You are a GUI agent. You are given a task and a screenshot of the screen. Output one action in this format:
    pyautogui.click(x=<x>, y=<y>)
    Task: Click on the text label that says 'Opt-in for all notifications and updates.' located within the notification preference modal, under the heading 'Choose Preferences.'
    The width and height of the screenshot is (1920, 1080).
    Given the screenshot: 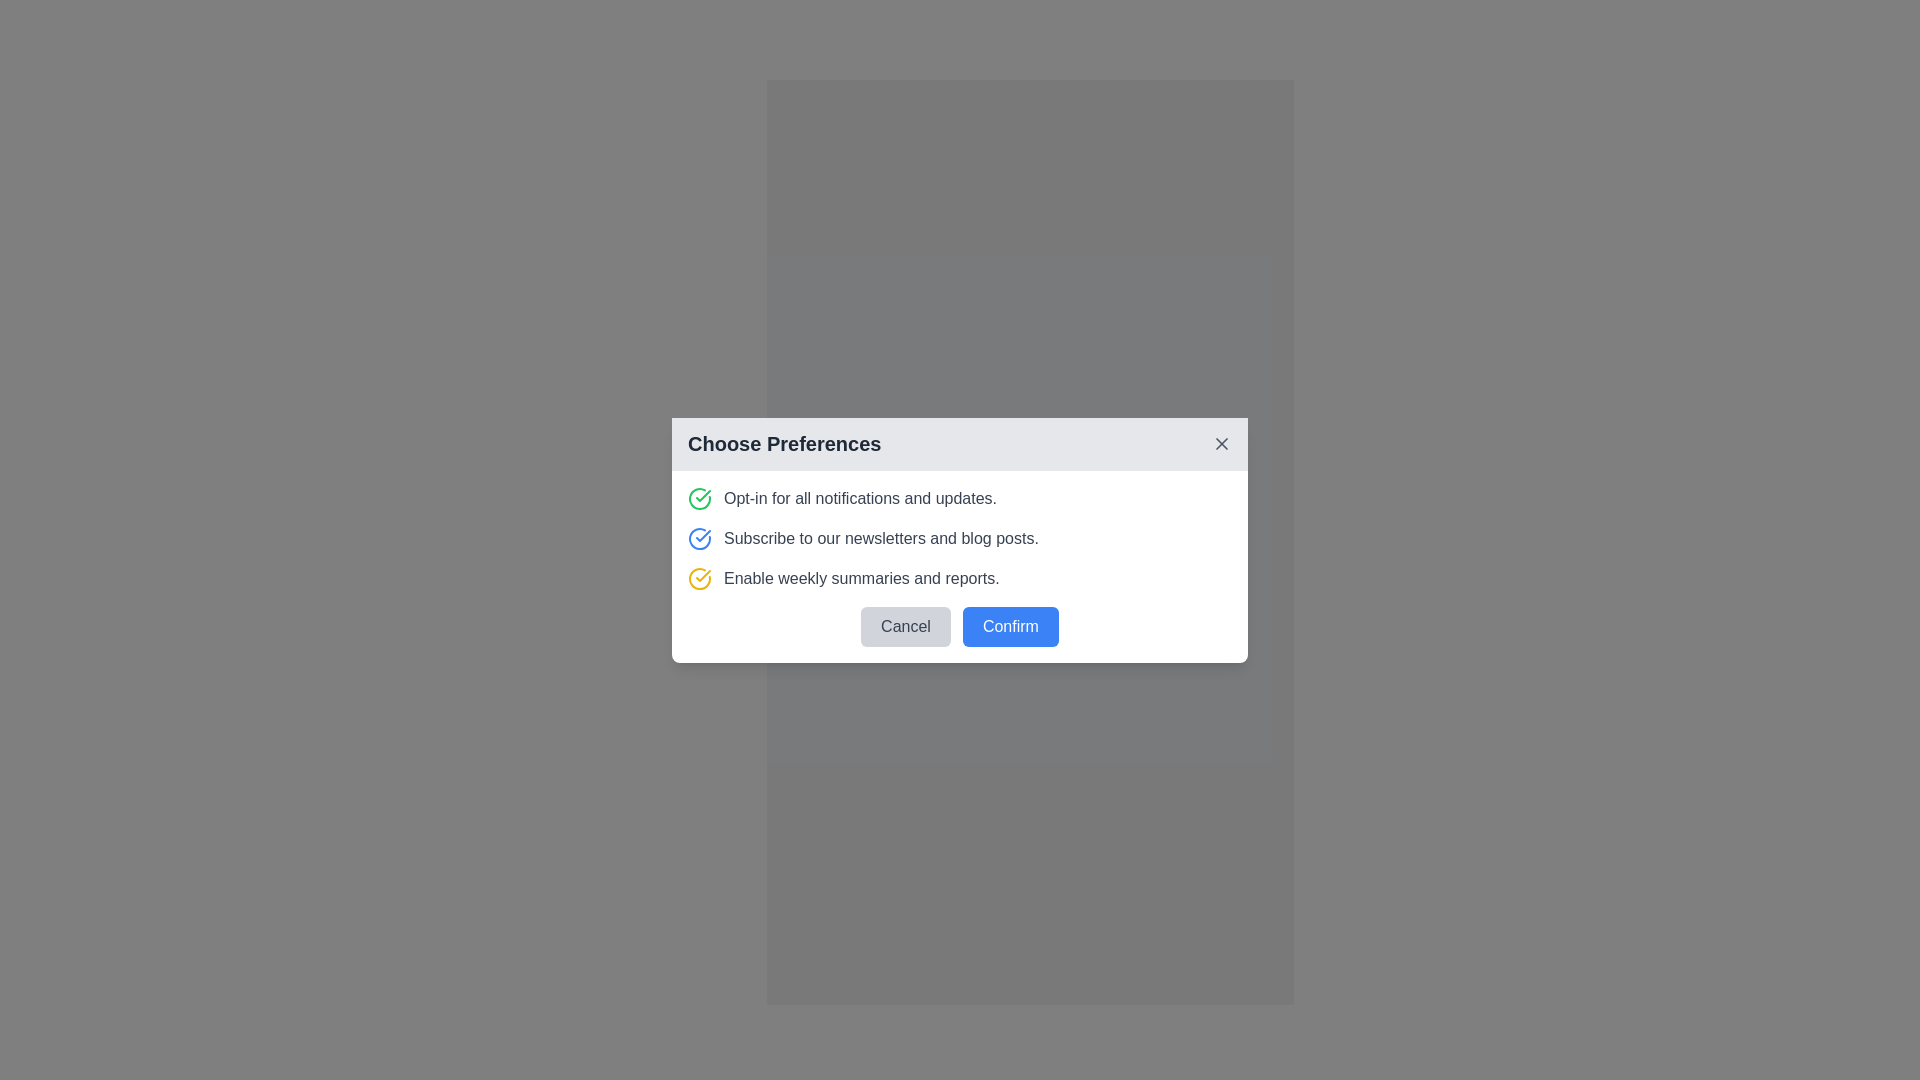 What is the action you would take?
    pyautogui.click(x=860, y=497)
    